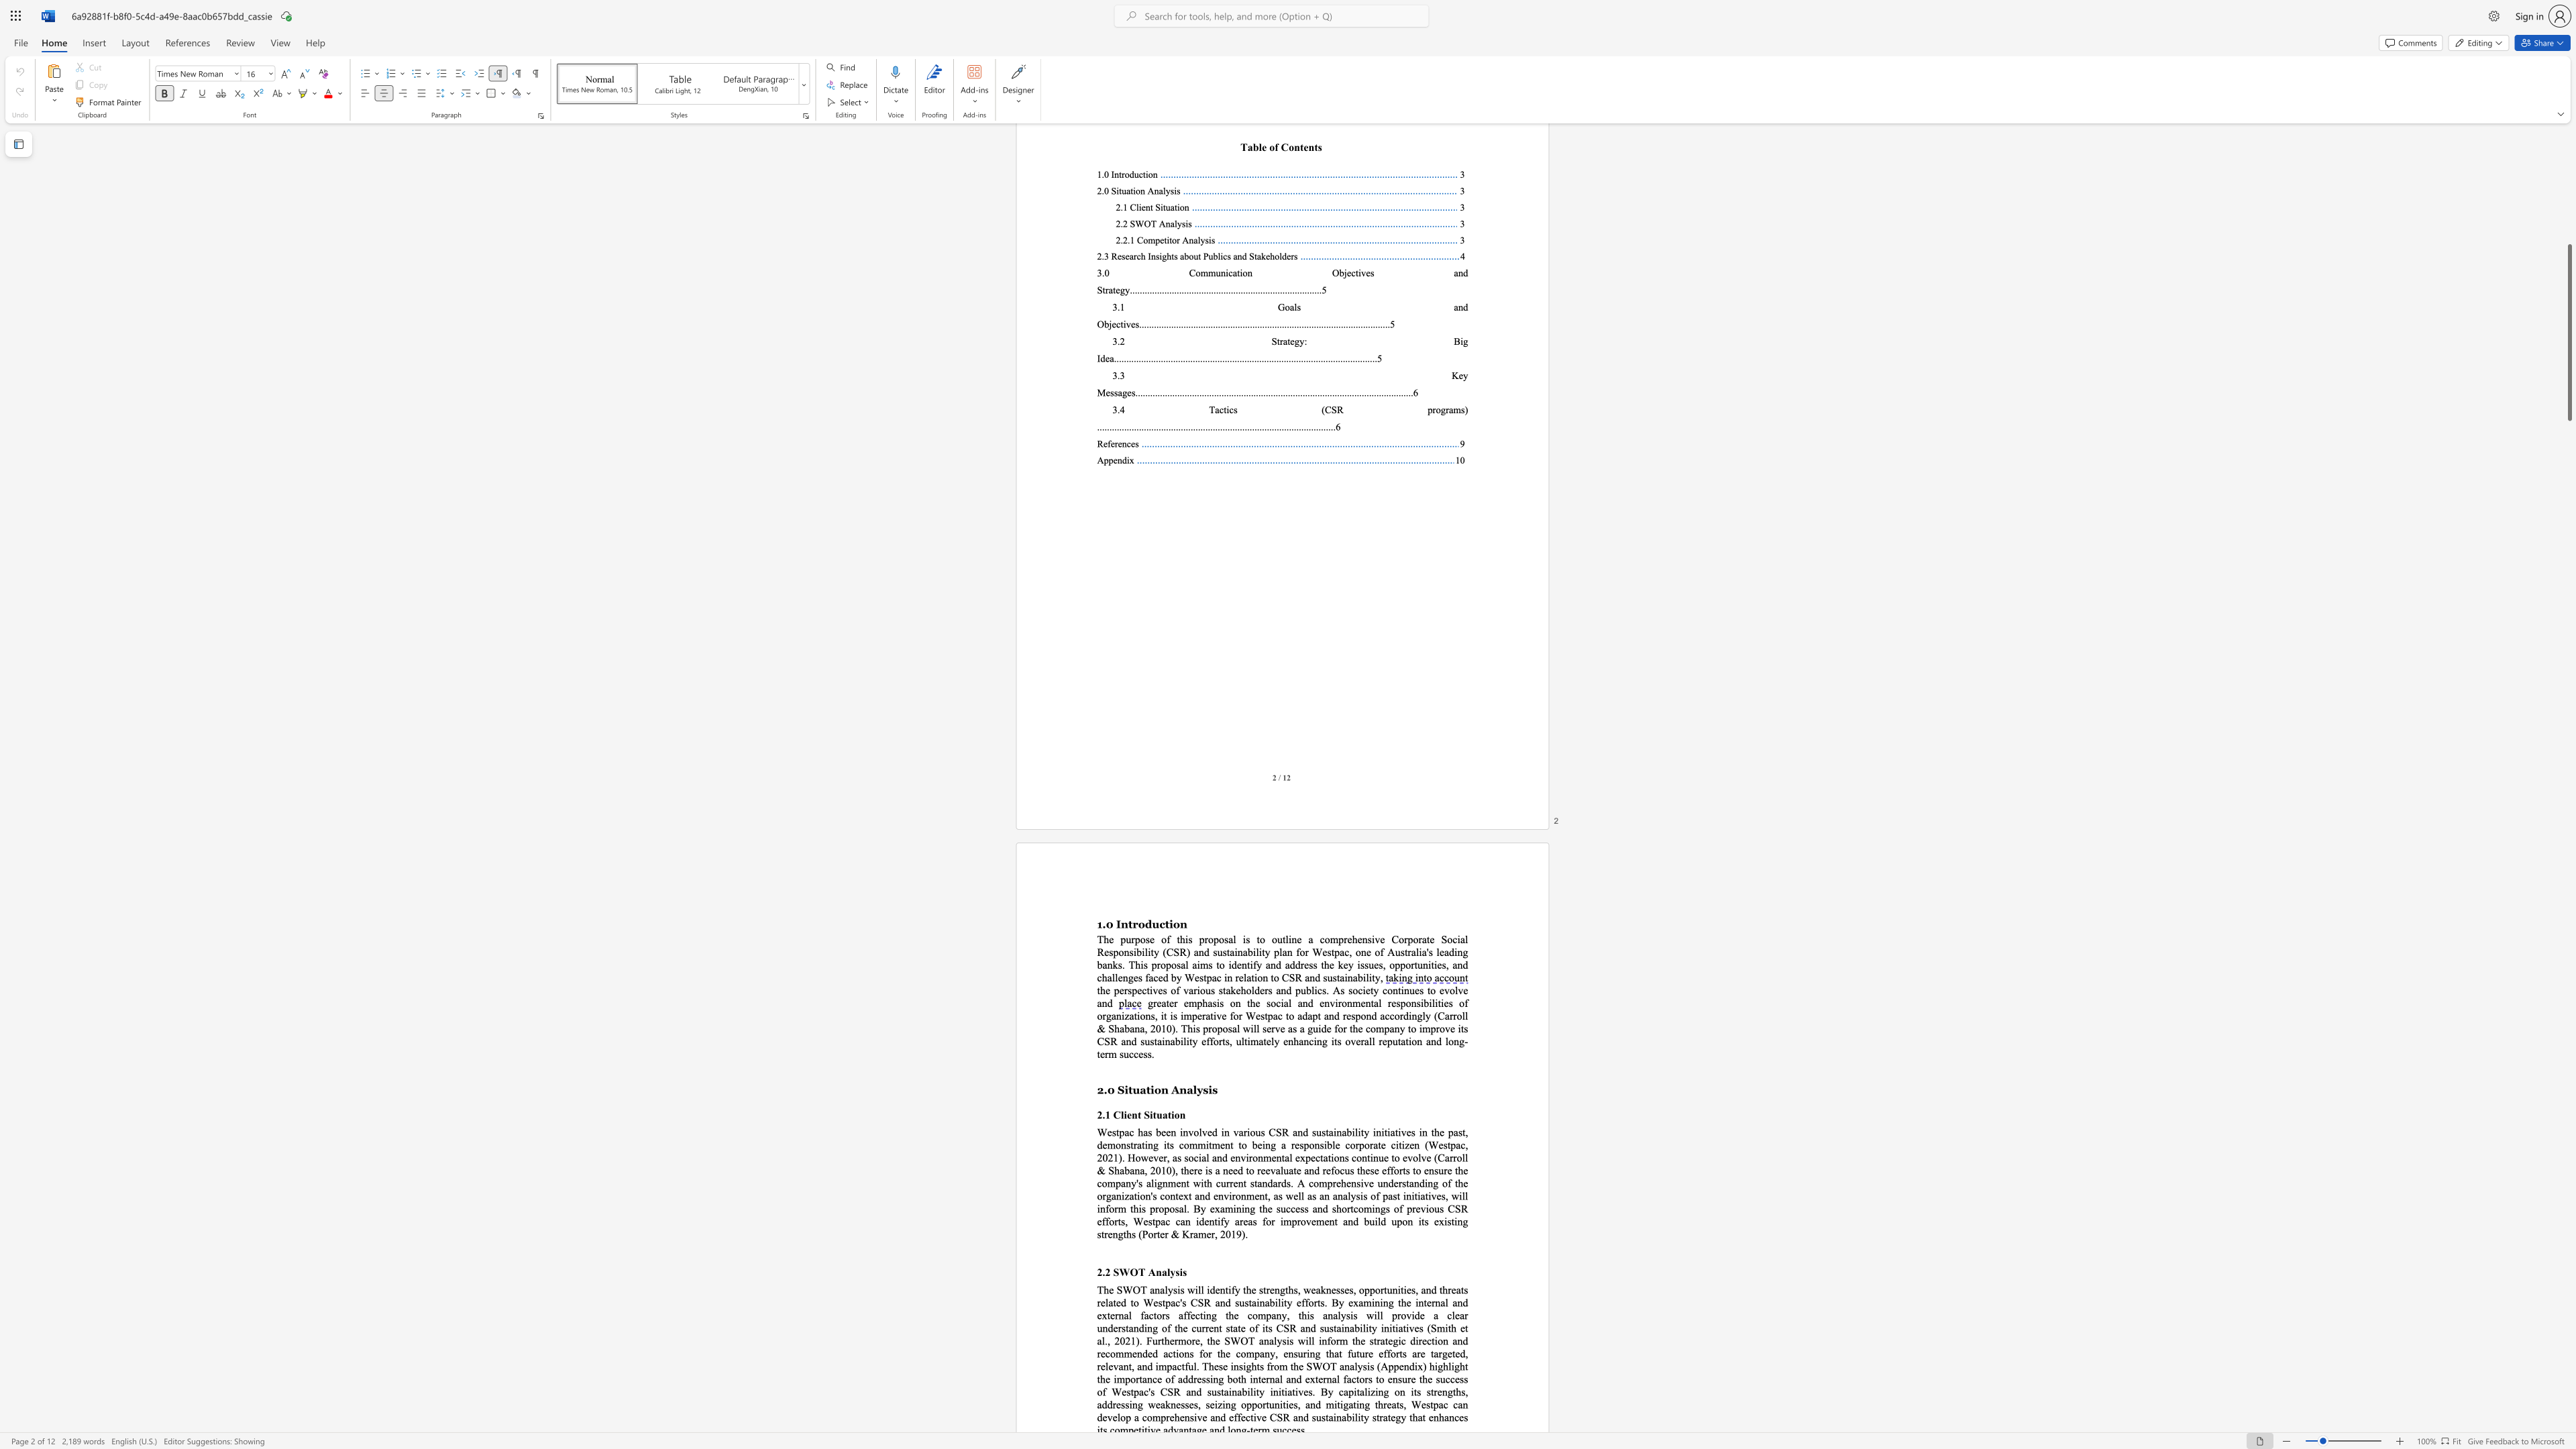 The image size is (2576, 1449). What do you see at coordinates (1375, 990) in the screenshot?
I see `the 1th character "y" in the text` at bounding box center [1375, 990].